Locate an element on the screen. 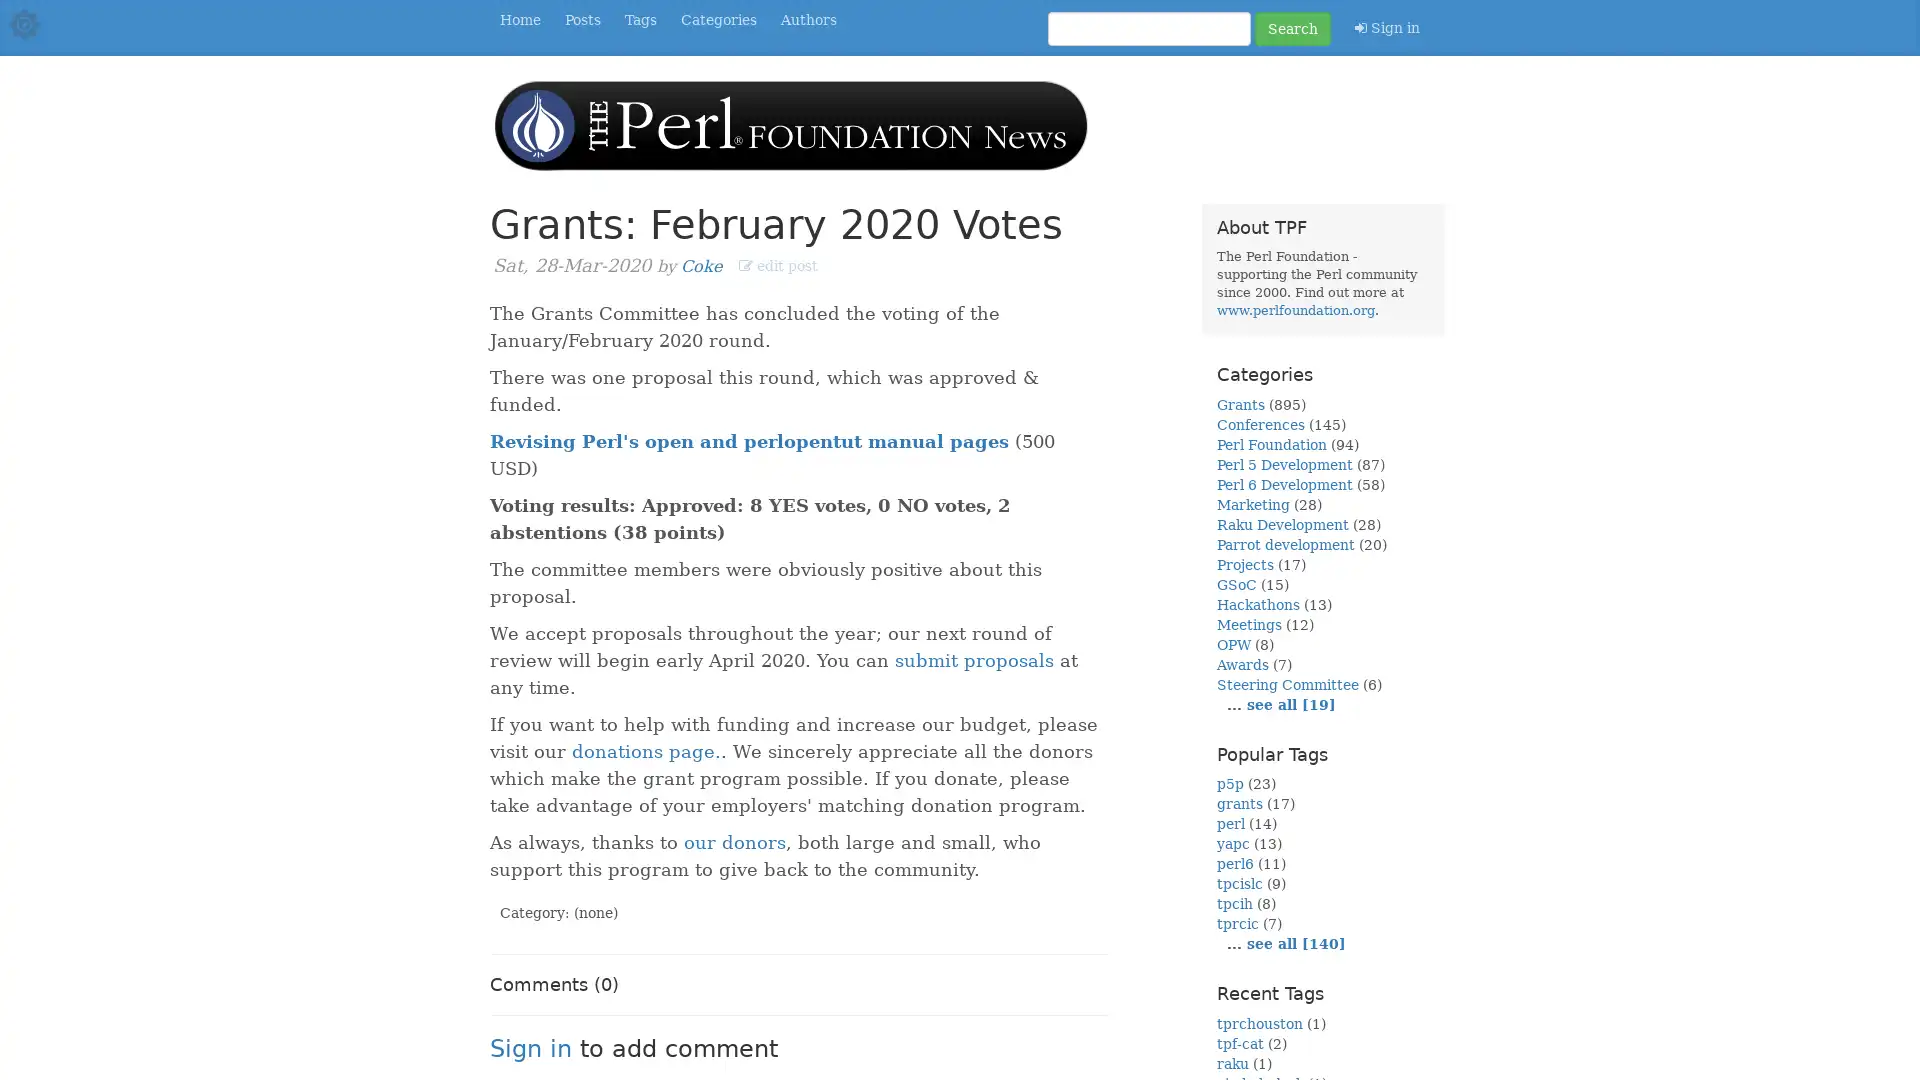  Search is located at coordinates (1292, 29).